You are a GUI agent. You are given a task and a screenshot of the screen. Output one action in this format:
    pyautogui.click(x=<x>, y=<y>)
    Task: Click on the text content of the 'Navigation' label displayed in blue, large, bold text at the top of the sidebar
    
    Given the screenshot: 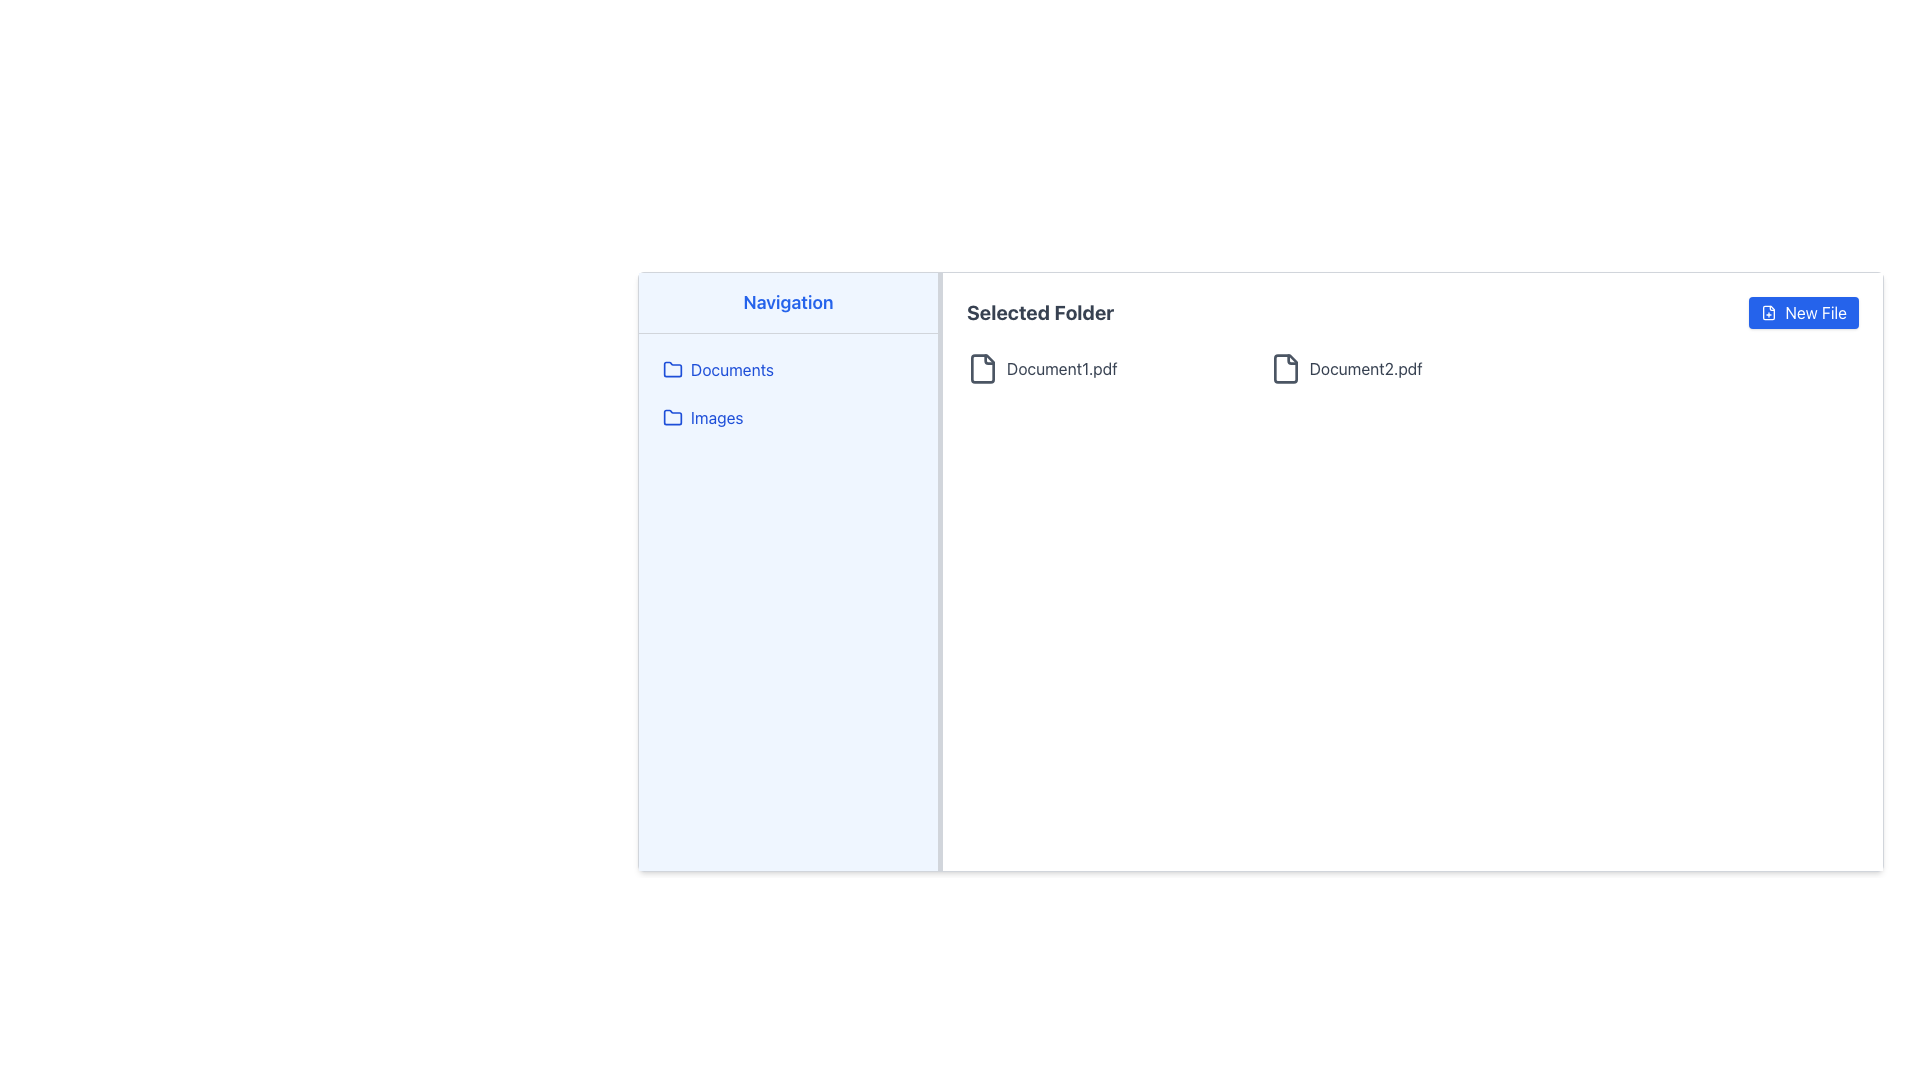 What is the action you would take?
    pyautogui.click(x=787, y=303)
    